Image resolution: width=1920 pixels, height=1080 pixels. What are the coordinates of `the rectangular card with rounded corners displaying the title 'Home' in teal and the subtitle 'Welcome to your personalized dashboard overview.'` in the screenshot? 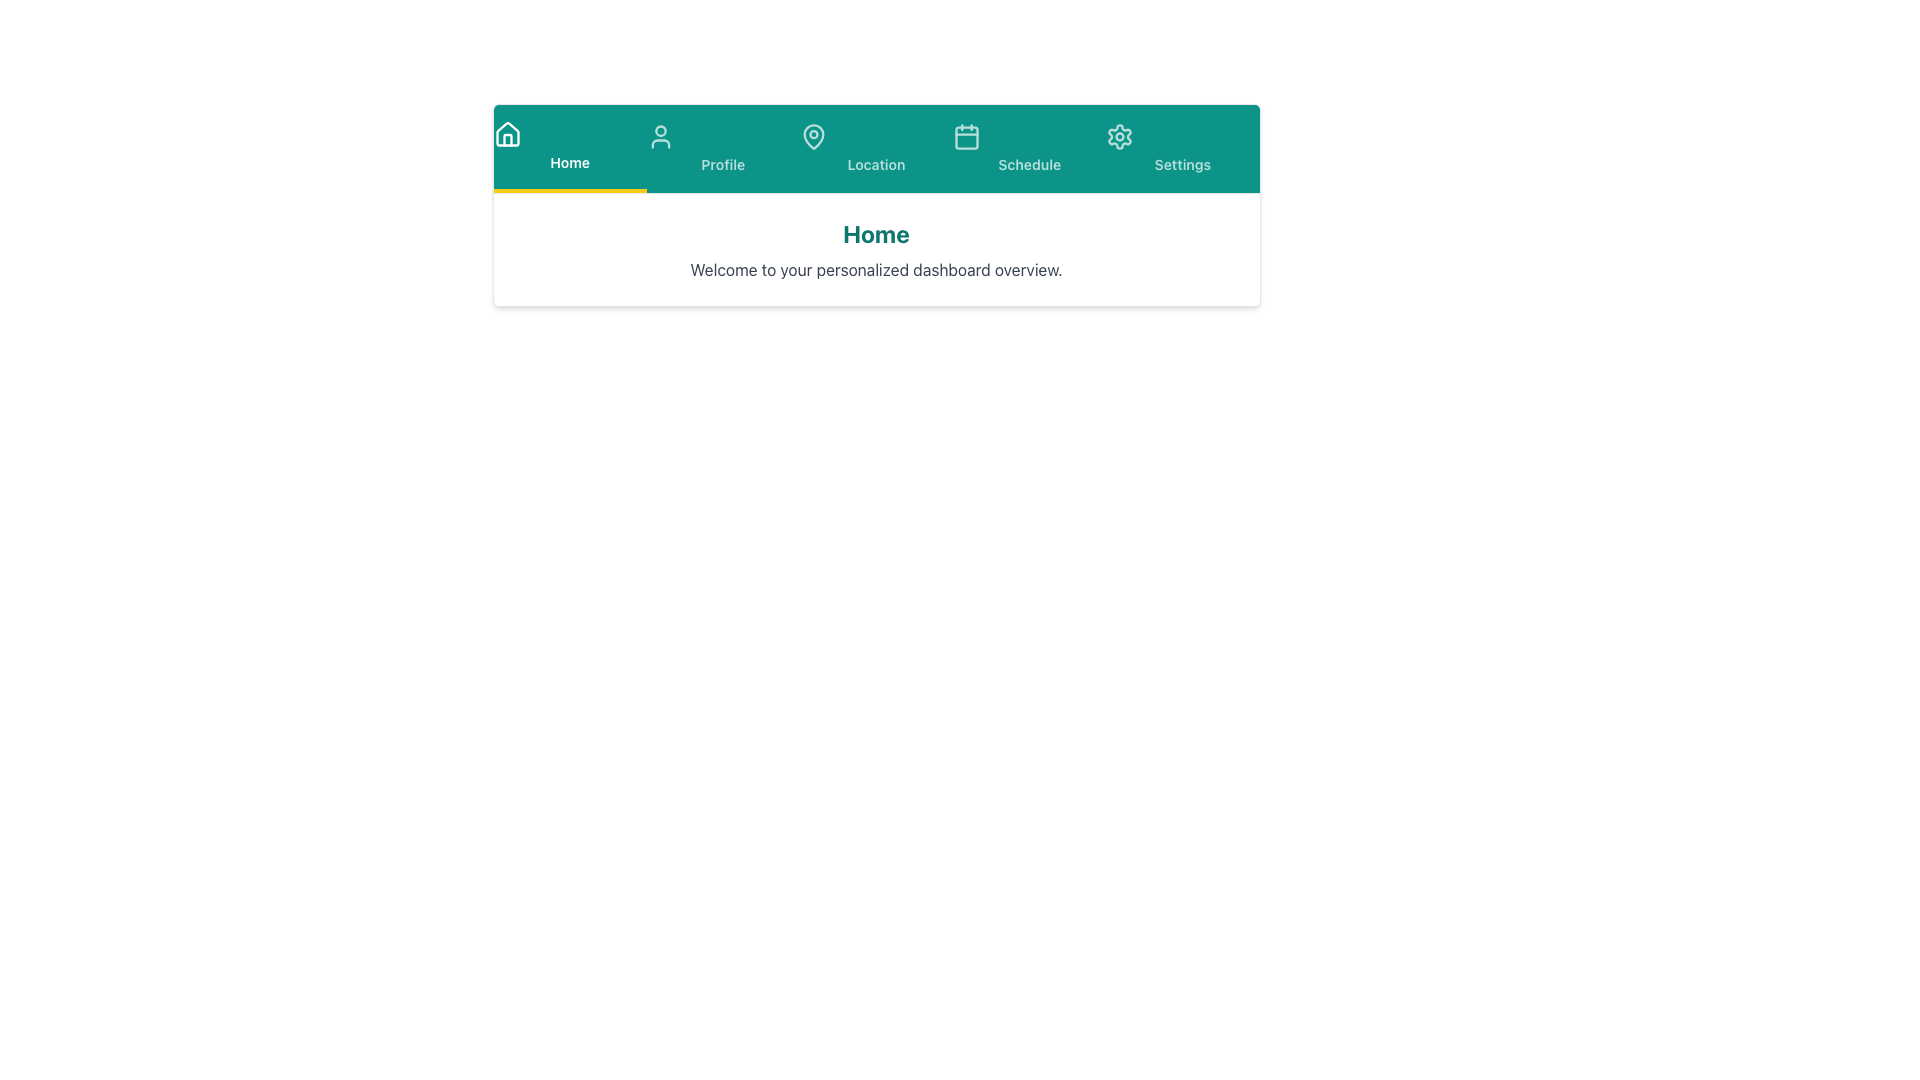 It's located at (876, 205).